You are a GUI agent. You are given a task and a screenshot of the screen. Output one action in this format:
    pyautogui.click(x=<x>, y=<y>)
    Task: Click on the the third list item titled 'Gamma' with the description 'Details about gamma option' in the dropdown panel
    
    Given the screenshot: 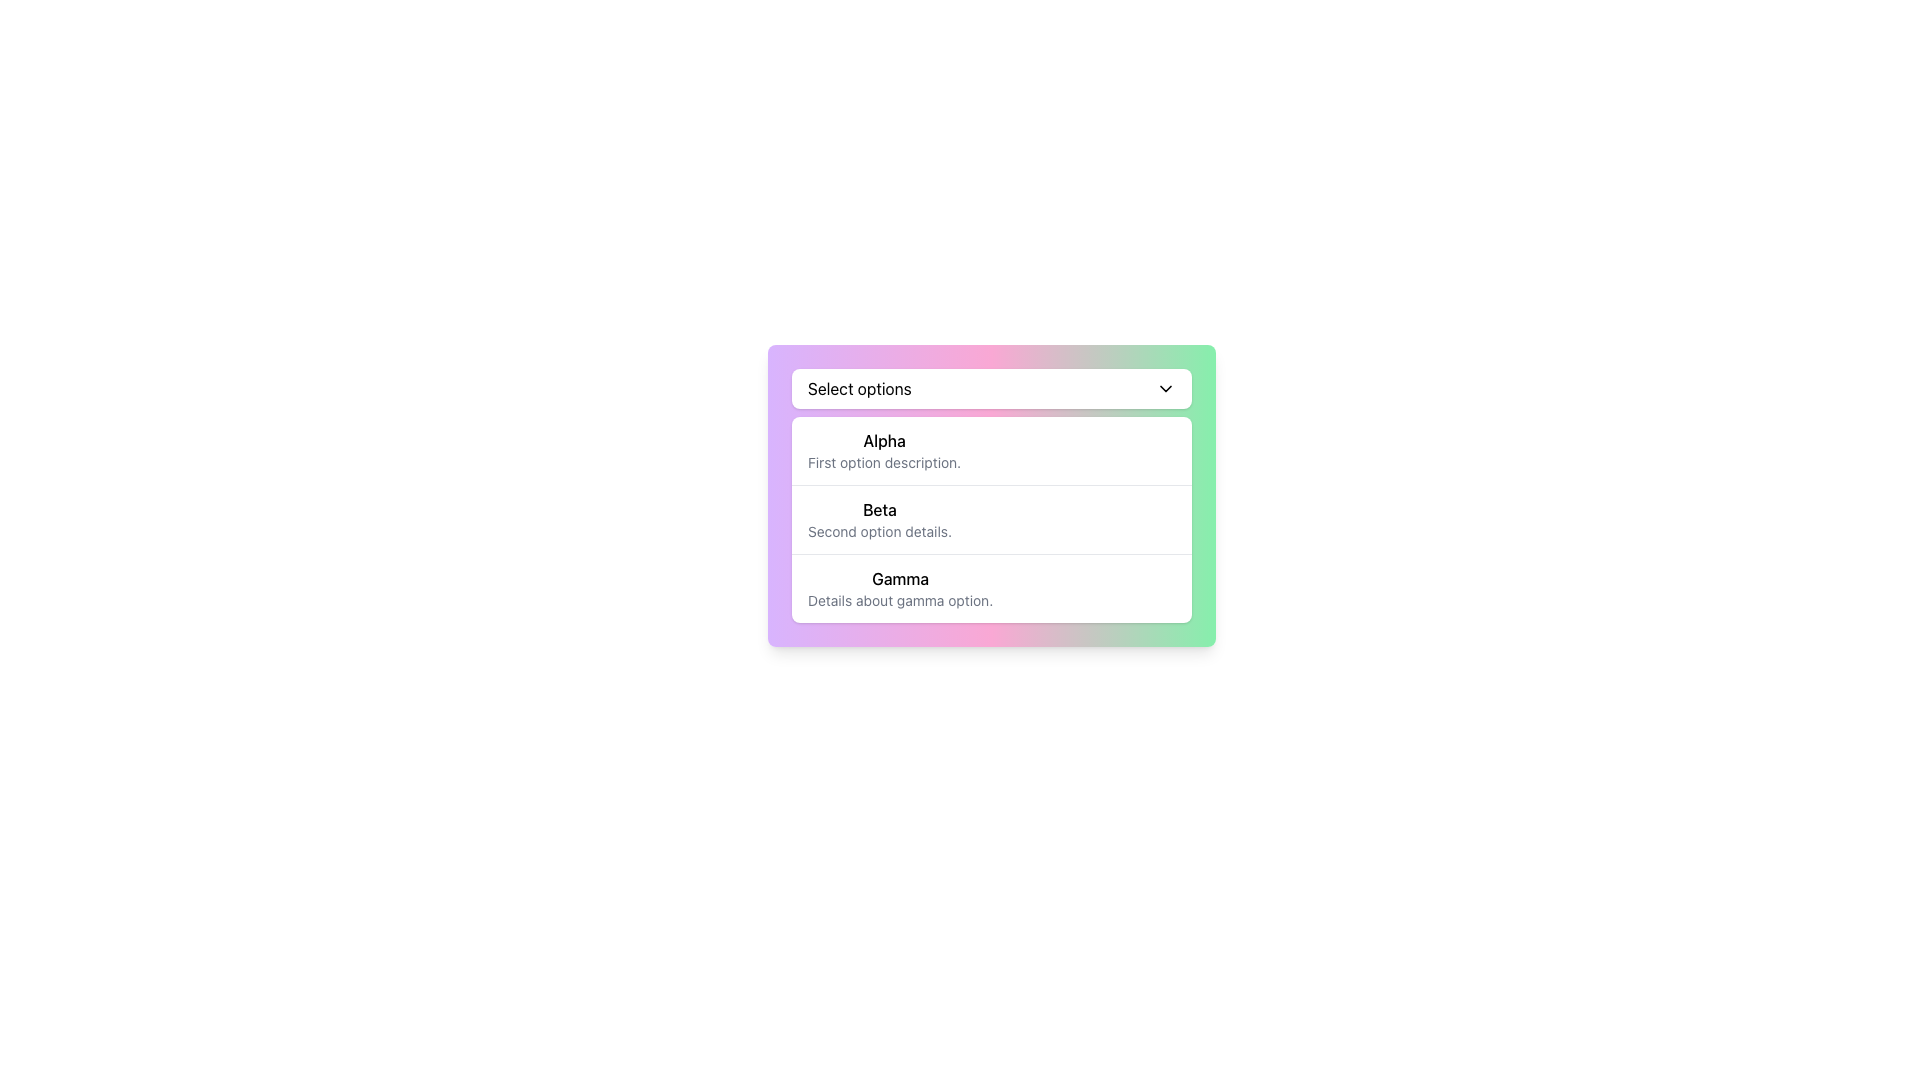 What is the action you would take?
    pyautogui.click(x=899, y=588)
    